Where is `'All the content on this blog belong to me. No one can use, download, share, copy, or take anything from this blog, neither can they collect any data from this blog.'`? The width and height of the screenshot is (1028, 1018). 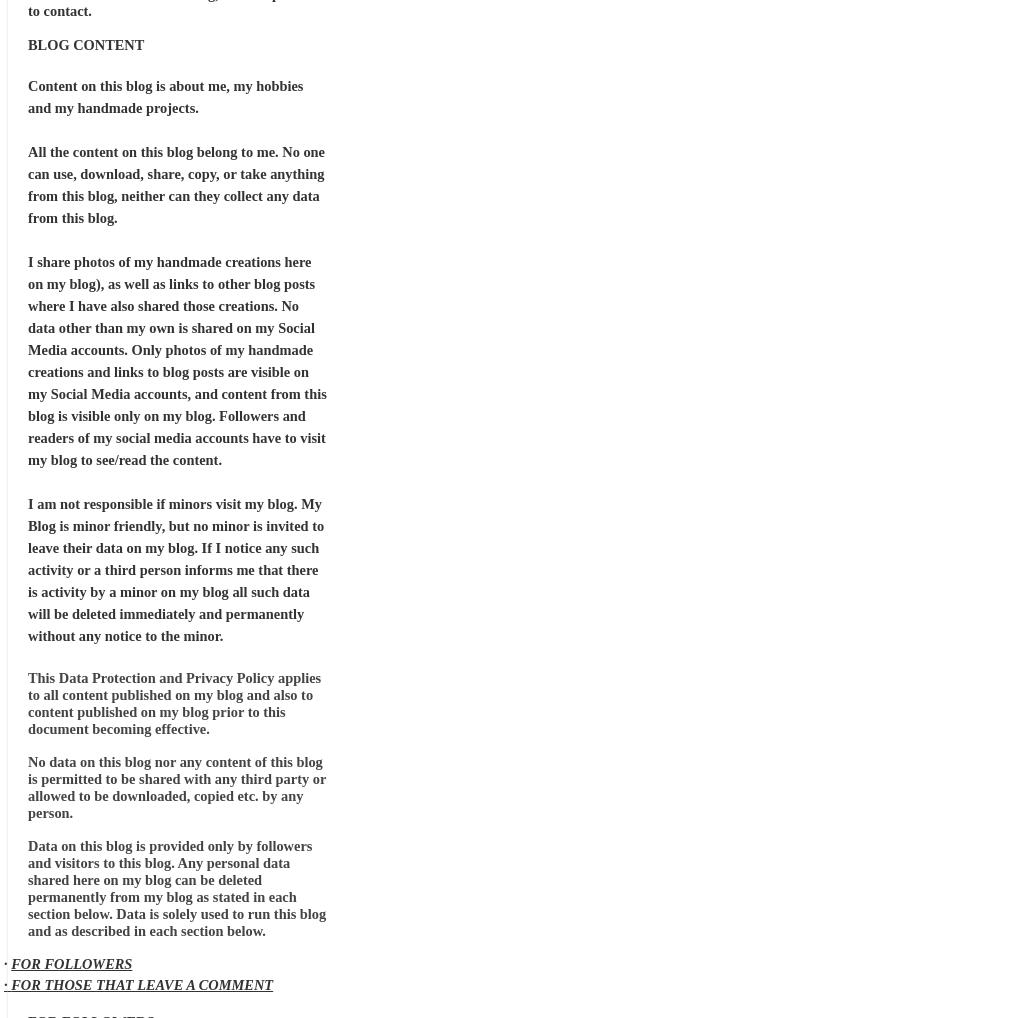
'All the content on this blog belong to me. No one can use, download, share, copy, or take anything from this blog, neither can they collect any data from this blog.' is located at coordinates (176, 184).